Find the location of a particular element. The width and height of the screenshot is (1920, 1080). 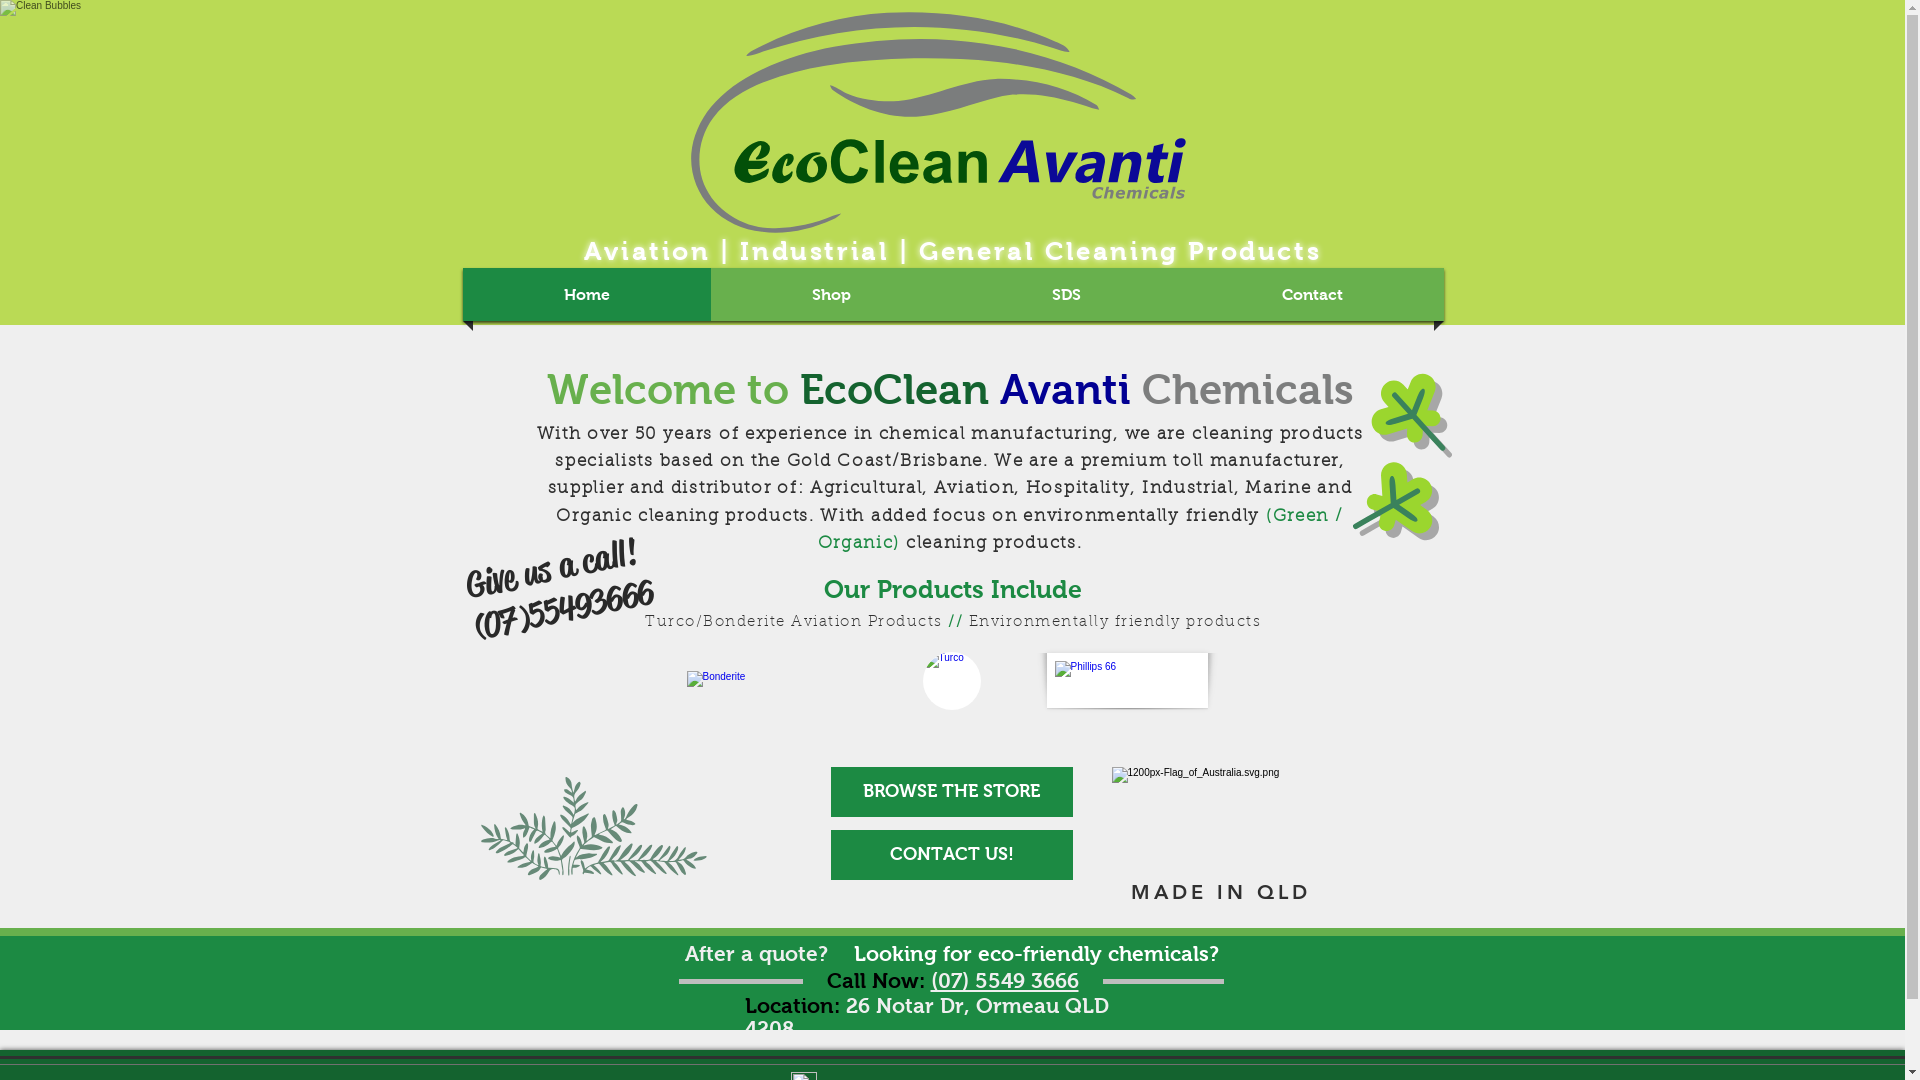

'SDS' is located at coordinates (1064, 294).